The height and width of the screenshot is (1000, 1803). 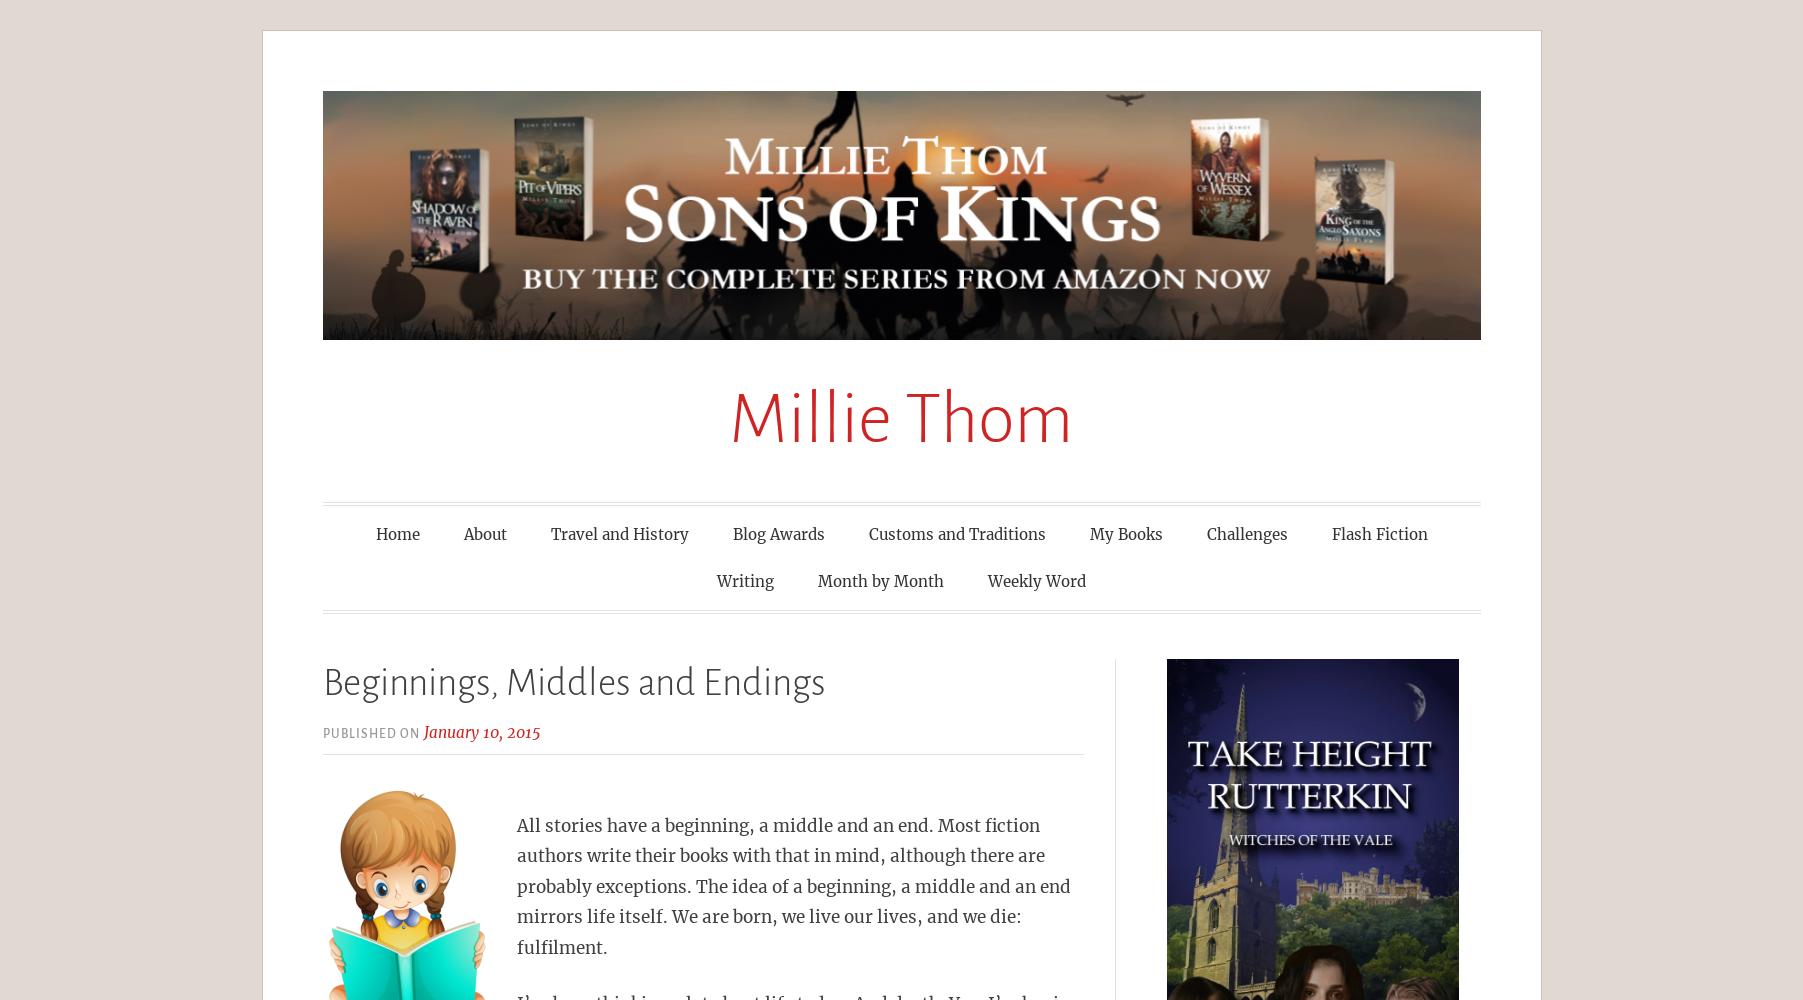 What do you see at coordinates (396, 533) in the screenshot?
I see `'Home'` at bounding box center [396, 533].